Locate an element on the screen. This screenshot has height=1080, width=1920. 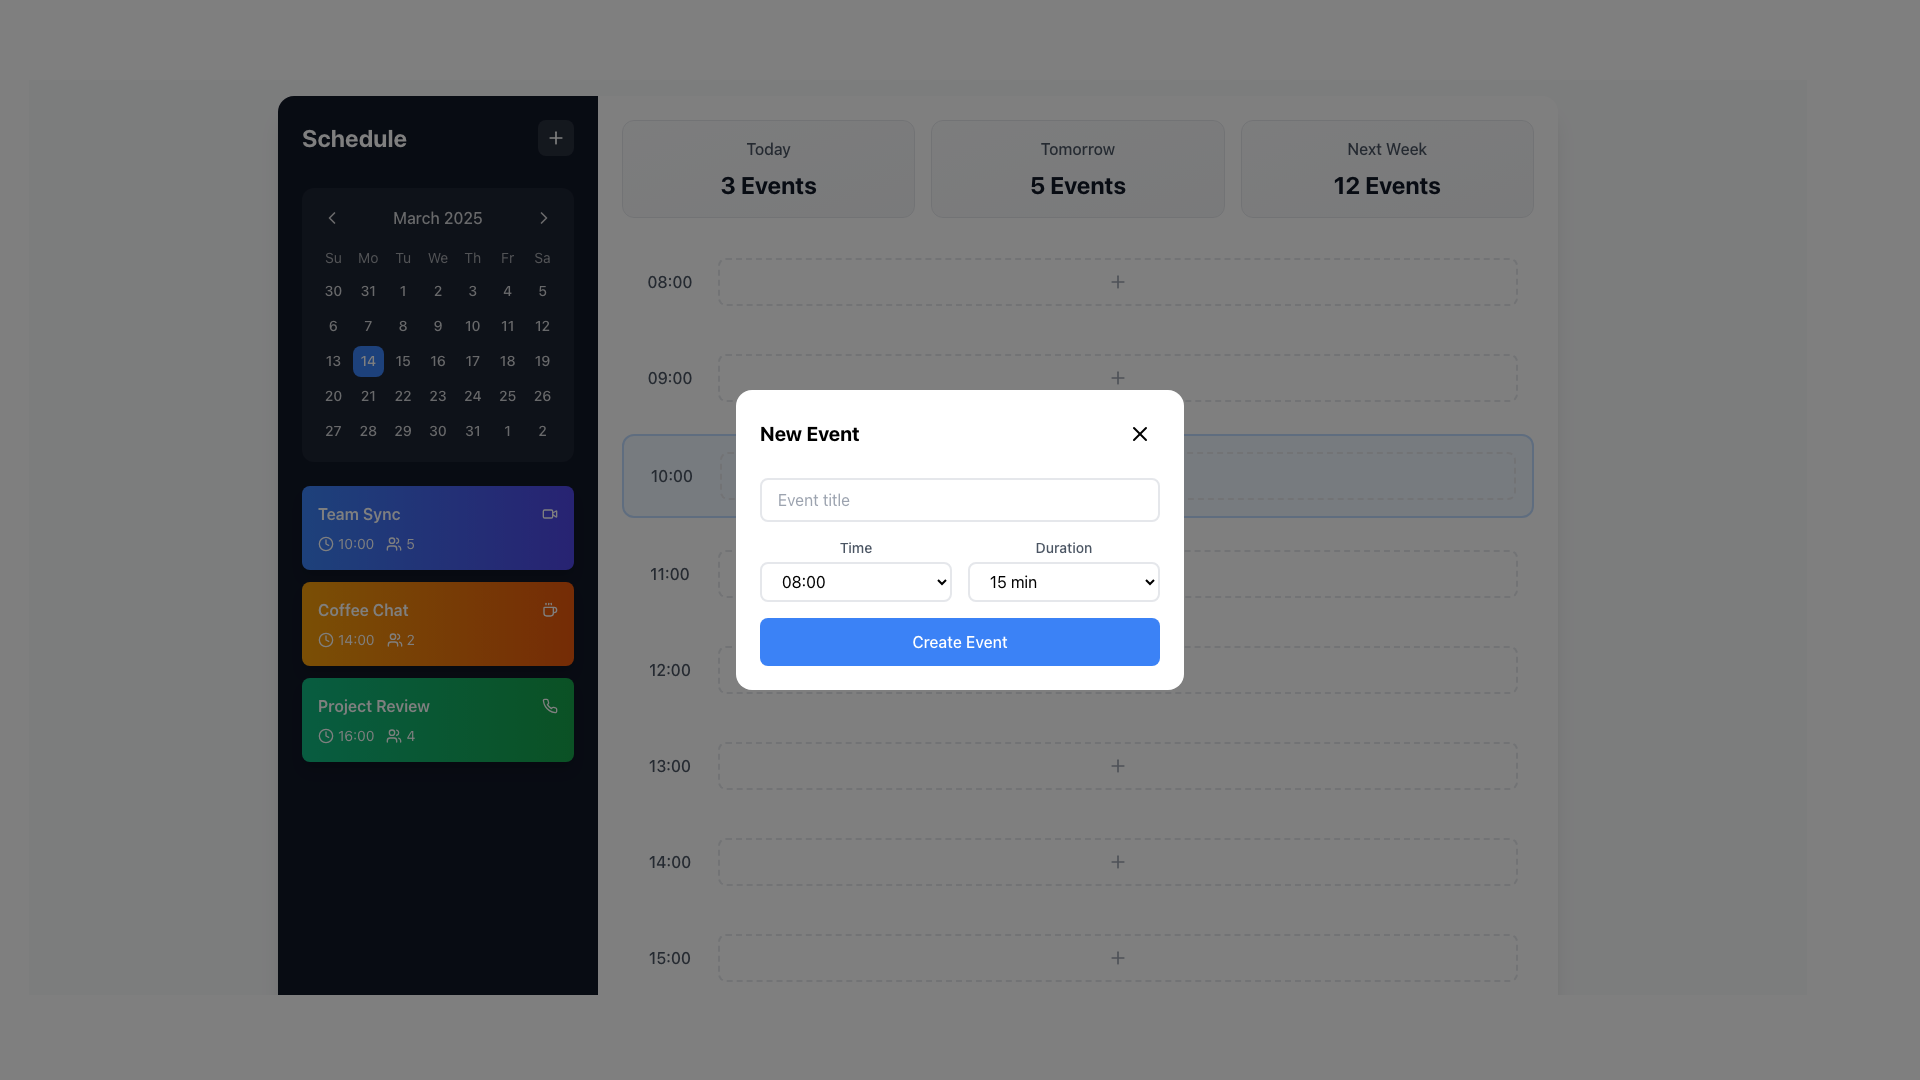
the text label indicating '12 Events' scheduled for 'Next Week', which is located within the third card of a horizontal list is located at coordinates (1386, 185).